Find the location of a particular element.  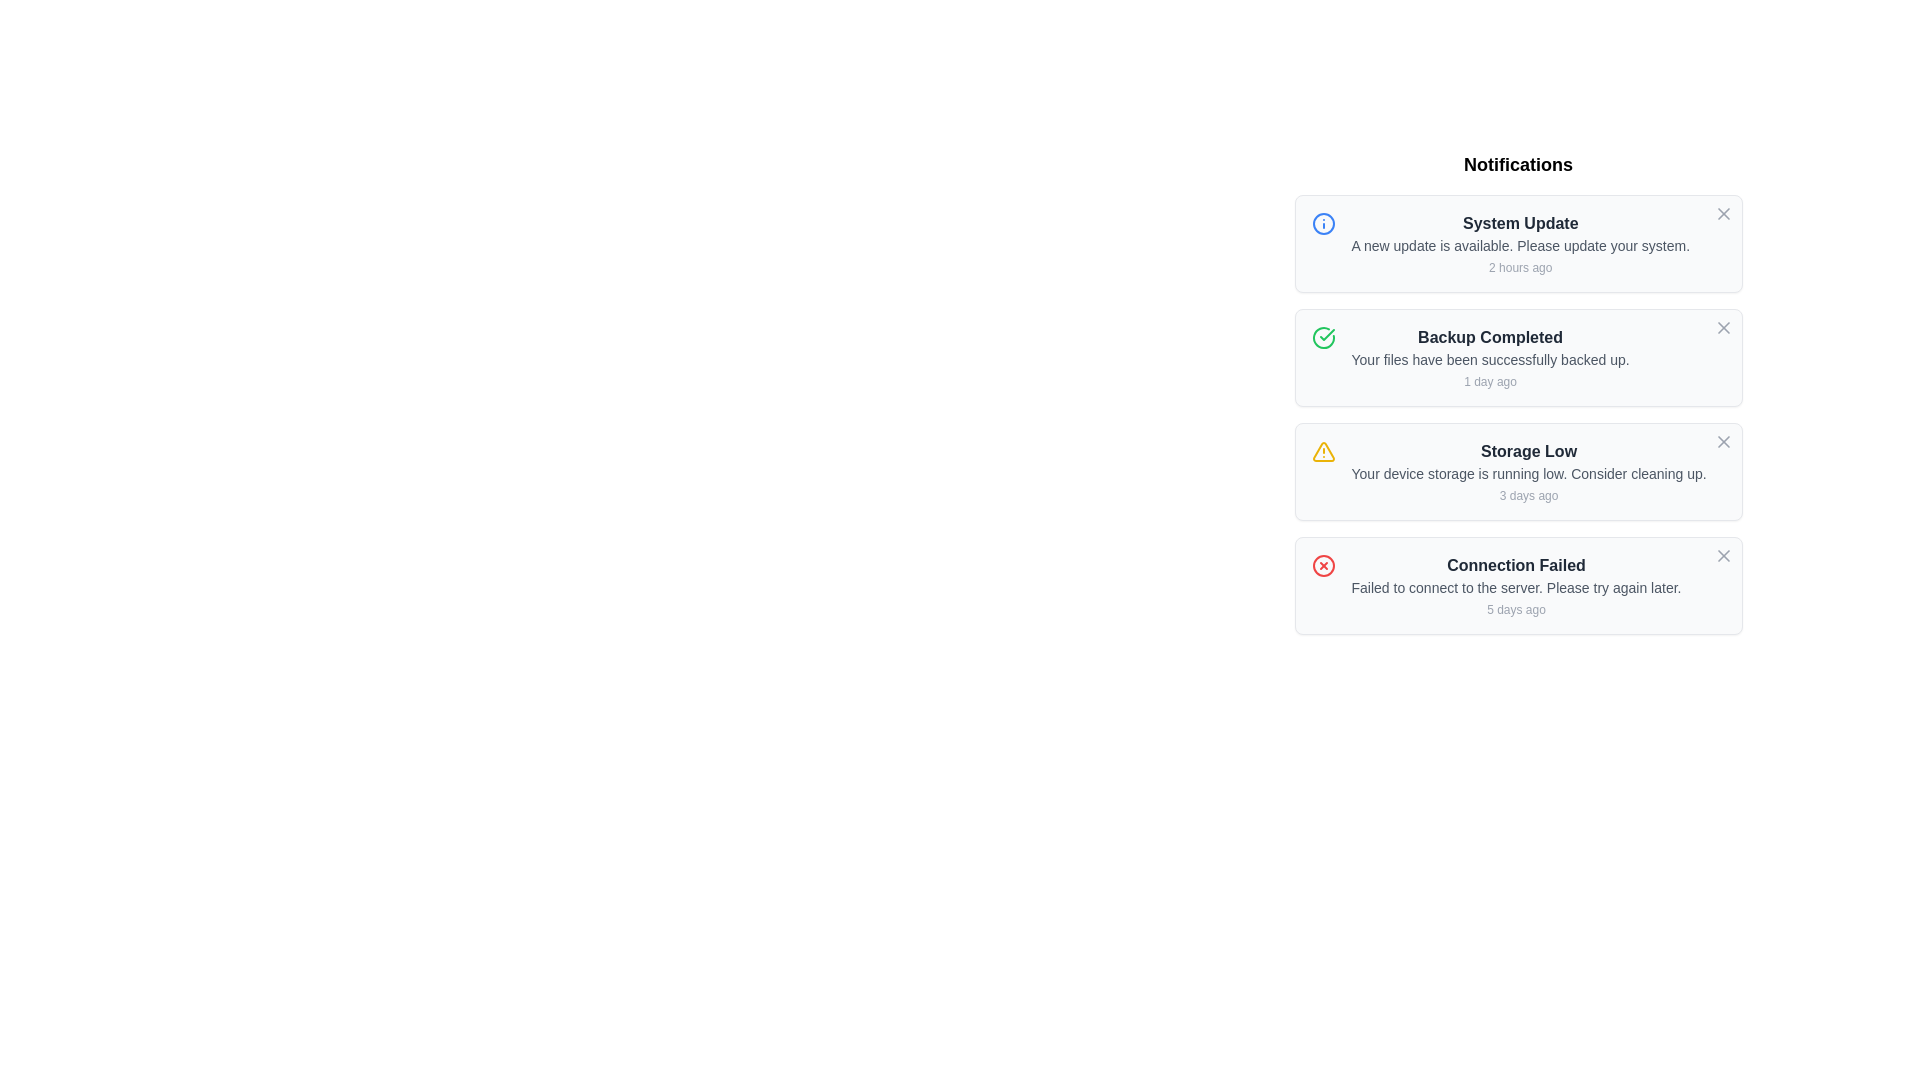

error message displayed in the Notification message block titled 'Connection Failed', which explains 'Failed to connect to the server. Please try again later.' is located at coordinates (1516, 585).